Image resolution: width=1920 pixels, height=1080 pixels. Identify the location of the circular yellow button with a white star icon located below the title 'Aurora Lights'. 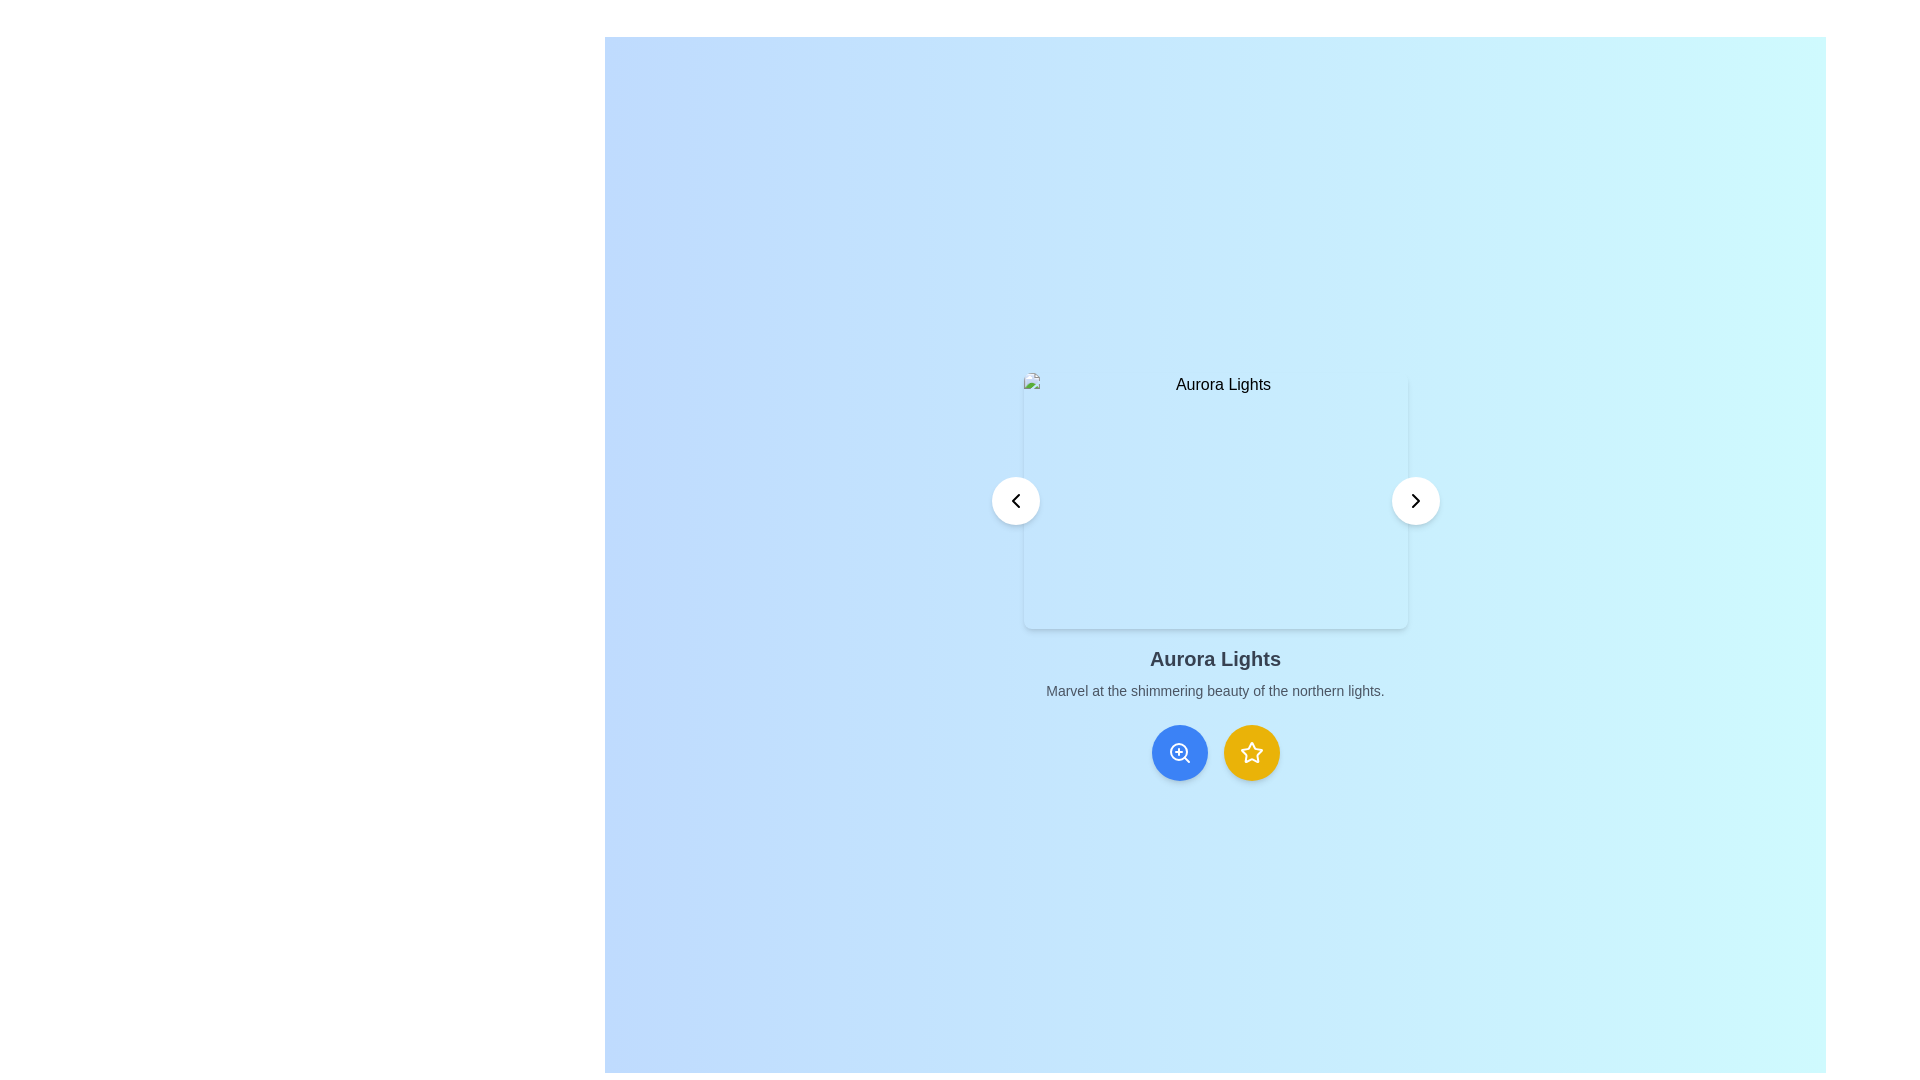
(1250, 752).